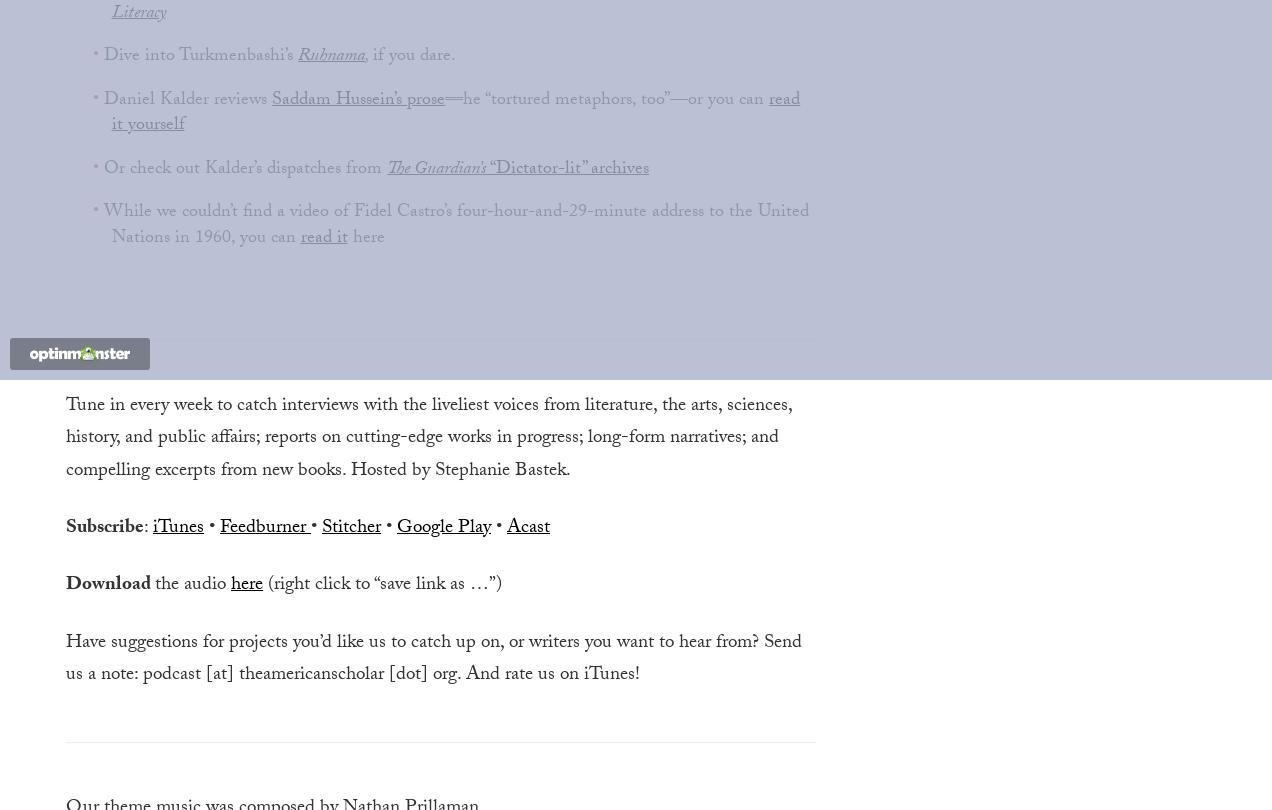 This screenshot has width=1272, height=810. I want to click on 'he “tortured metaphors, too”—or you can', so click(462, 100).